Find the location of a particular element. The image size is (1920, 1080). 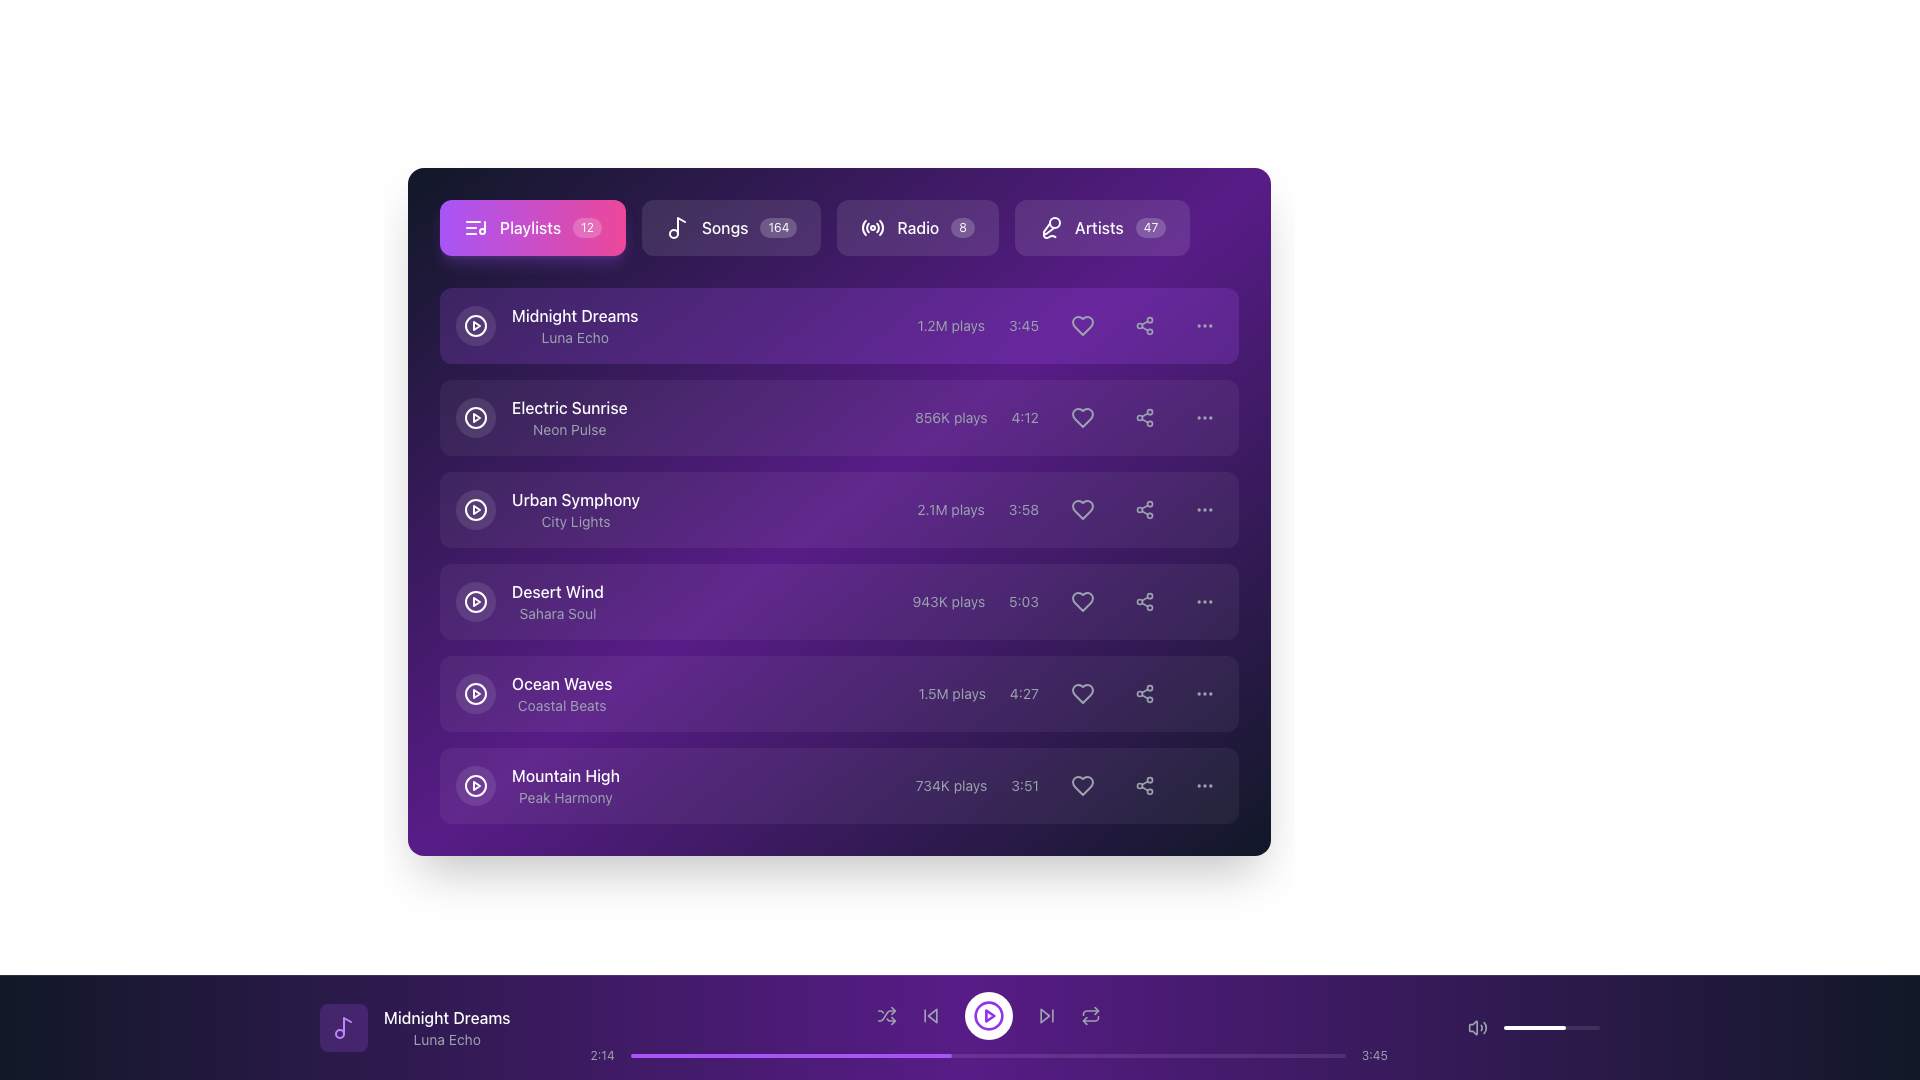

the circular boundary element of the play button for the 'Mountain High' song, which is located on the left side of its row in the playlist interface is located at coordinates (474, 785).